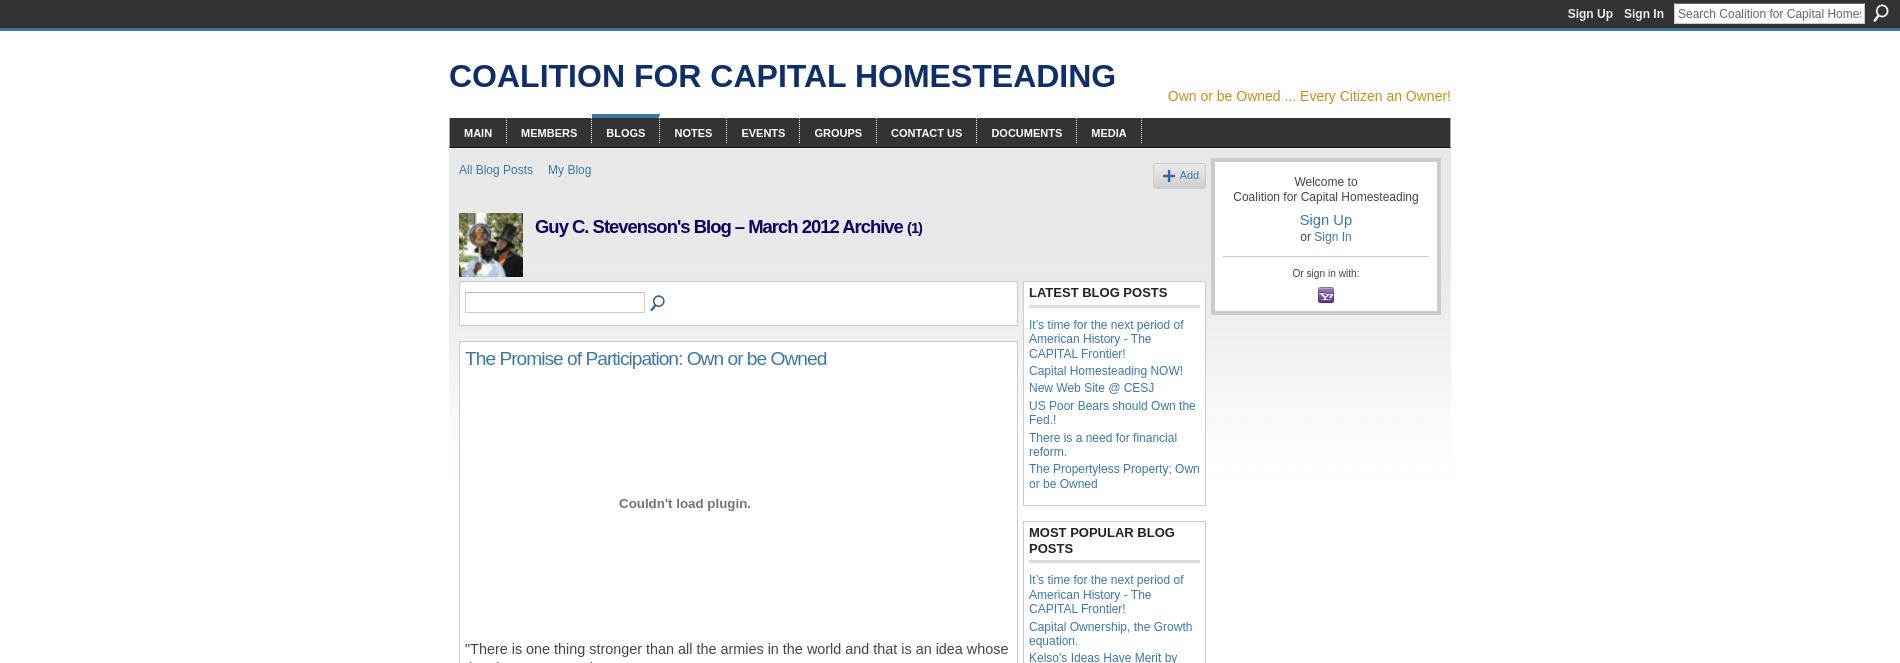  What do you see at coordinates (1306, 237) in the screenshot?
I see `'or'` at bounding box center [1306, 237].